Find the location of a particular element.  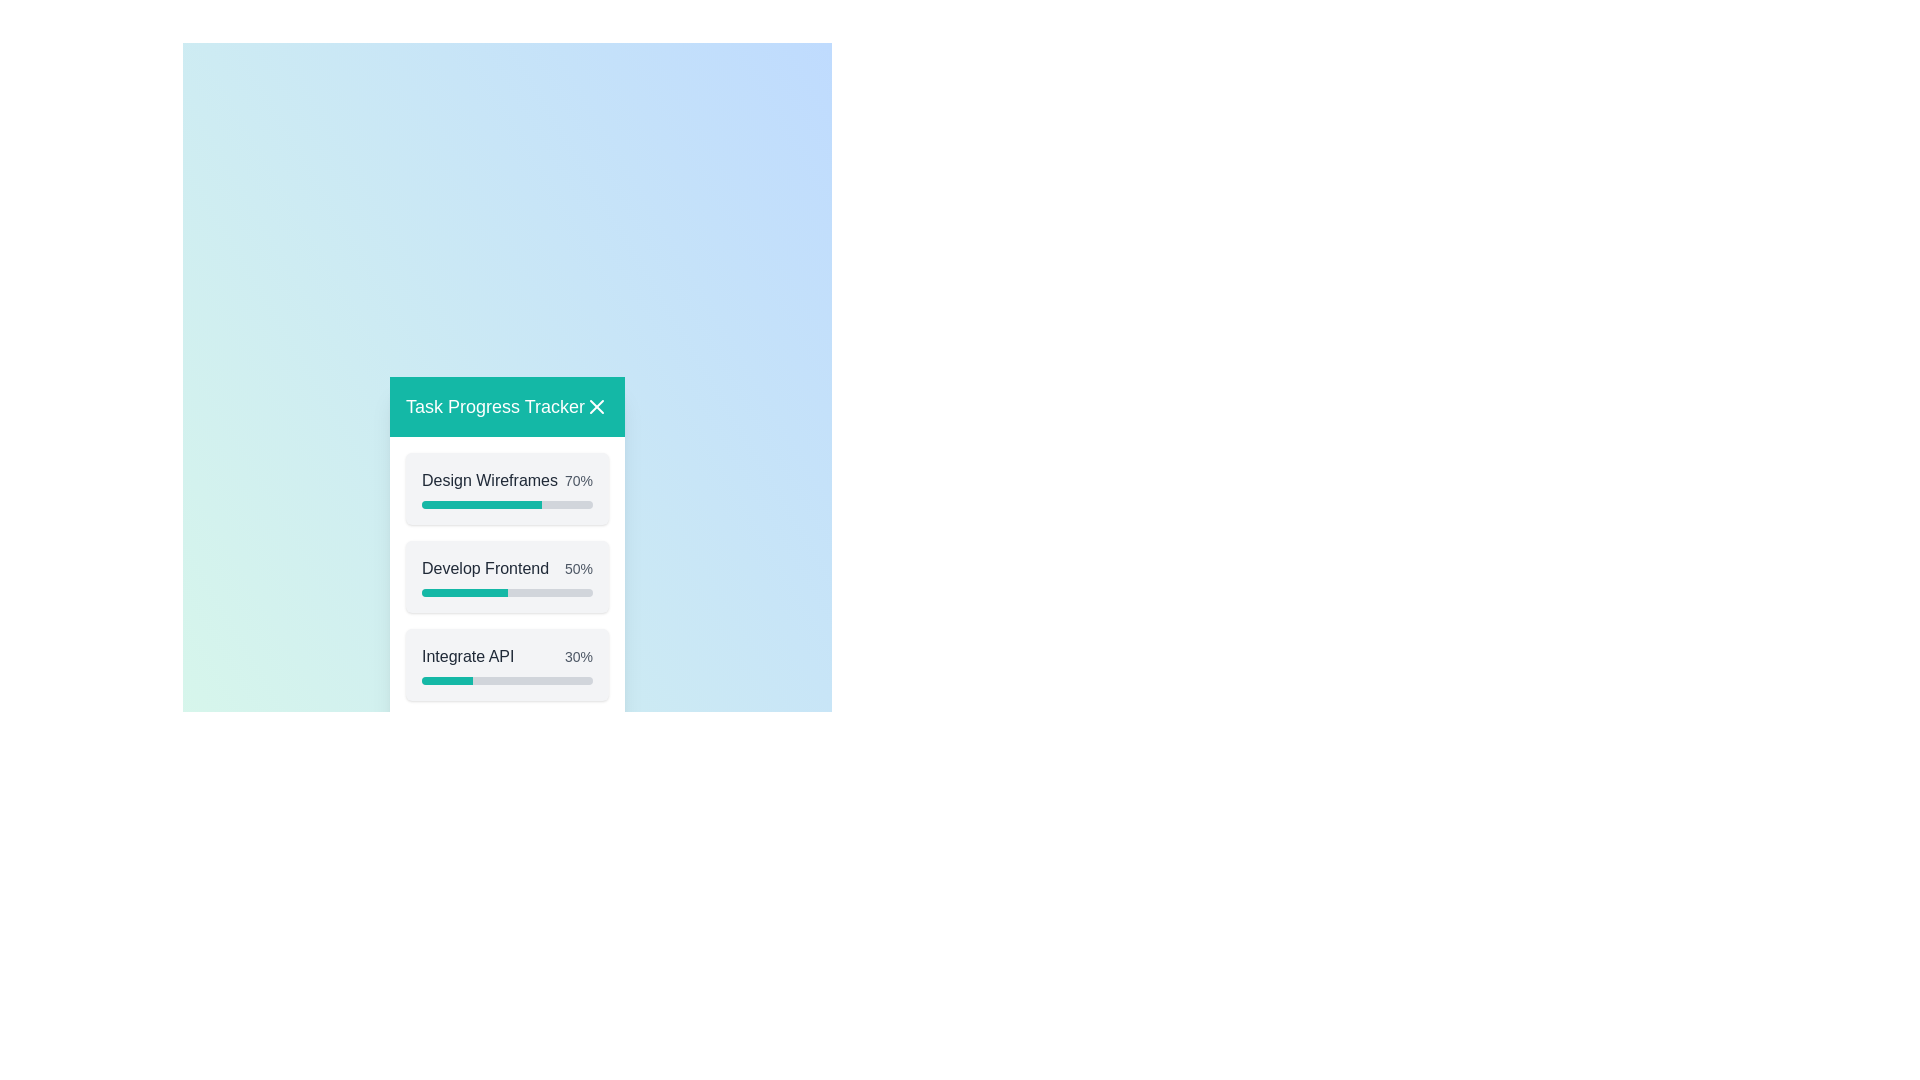

the close button to inspect its interaction is located at coordinates (595, 405).